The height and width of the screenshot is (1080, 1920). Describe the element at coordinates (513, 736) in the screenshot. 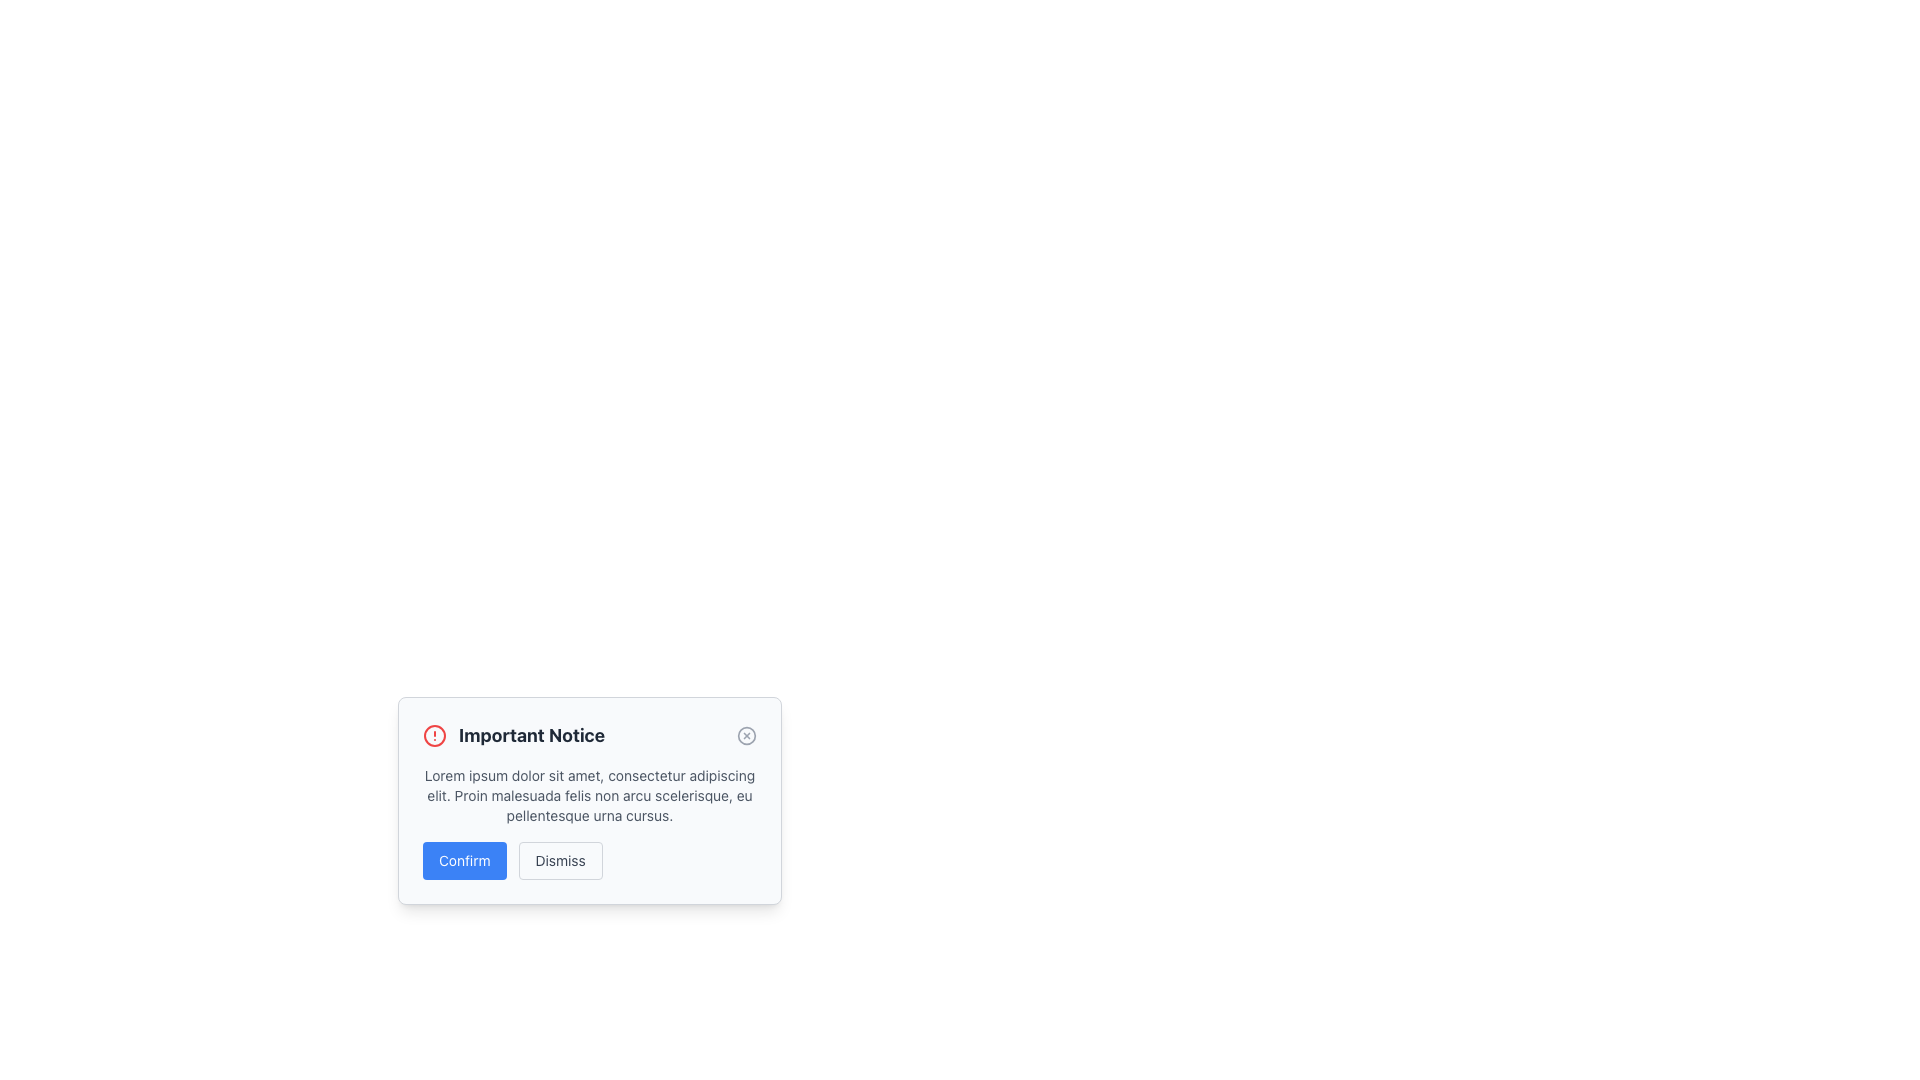

I see `the header element with an icon and text` at that location.